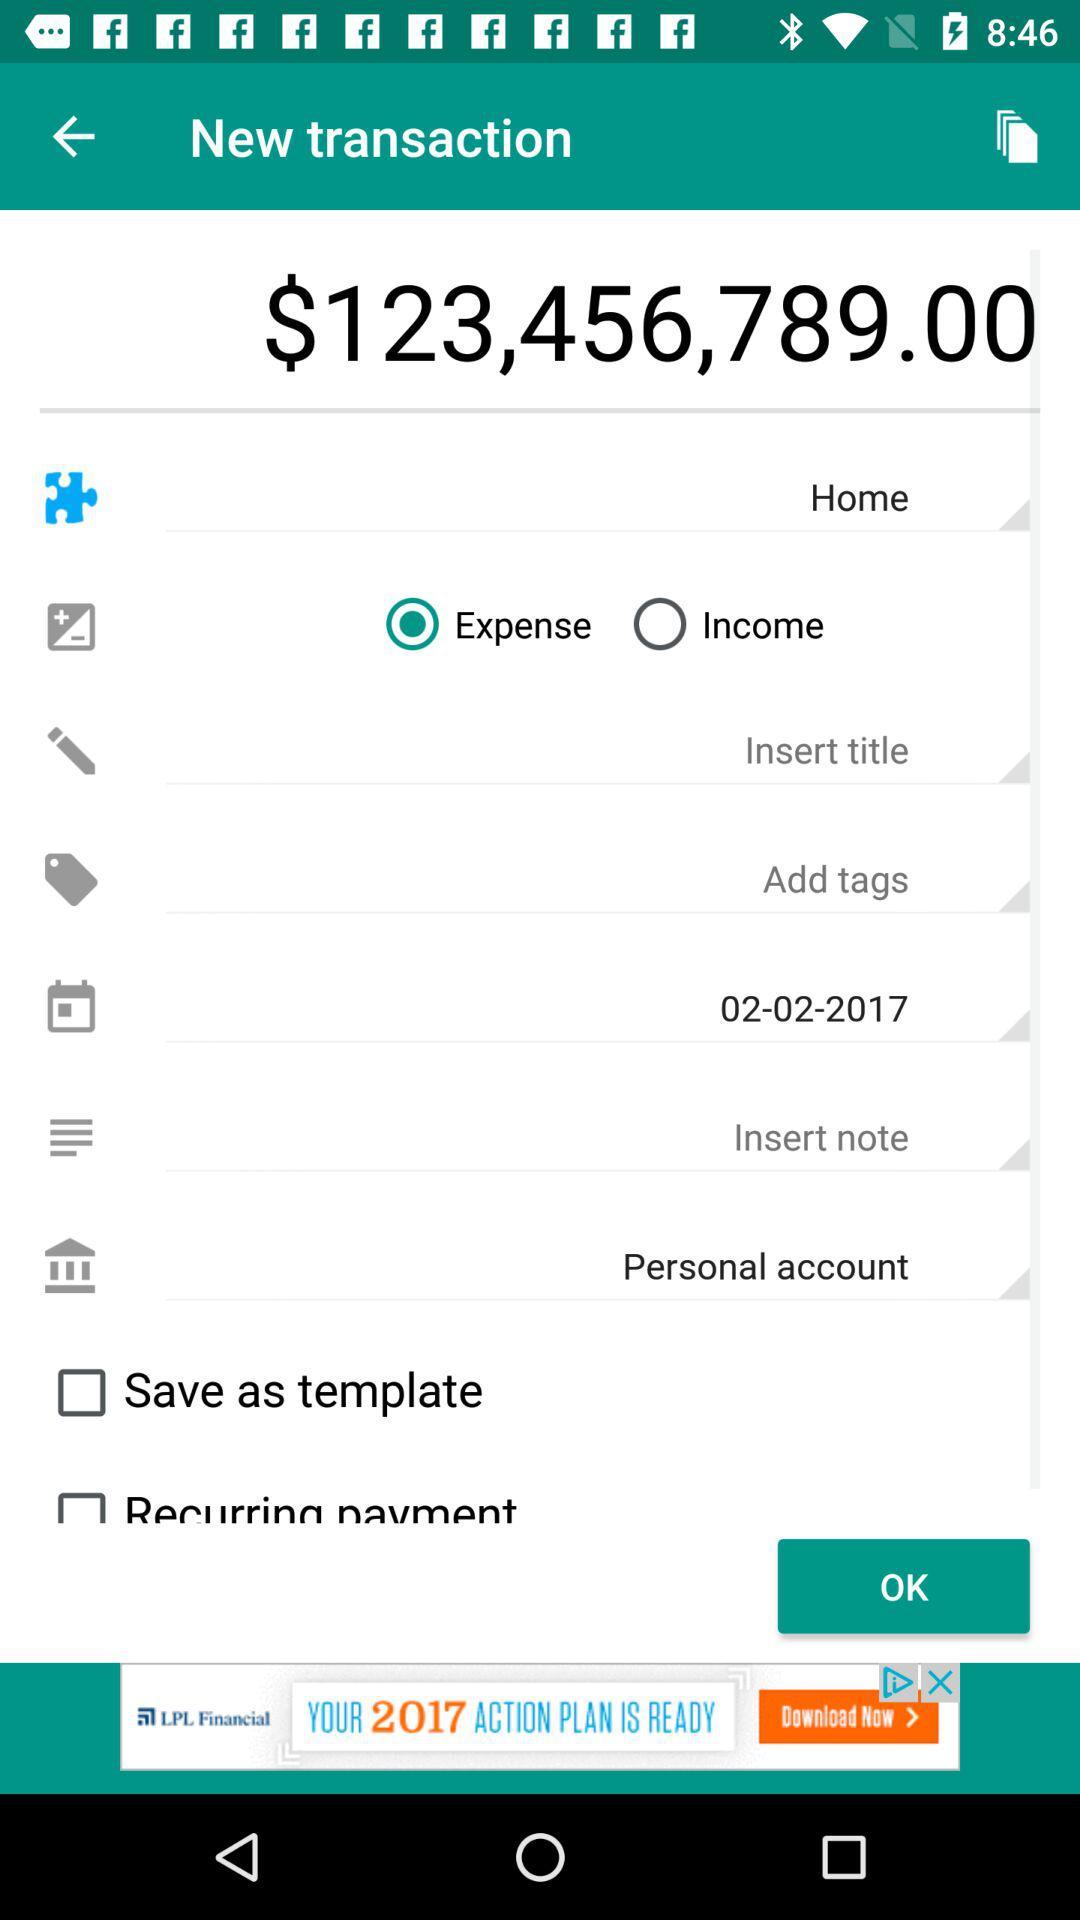  I want to click on the personal account, so click(70, 1265).